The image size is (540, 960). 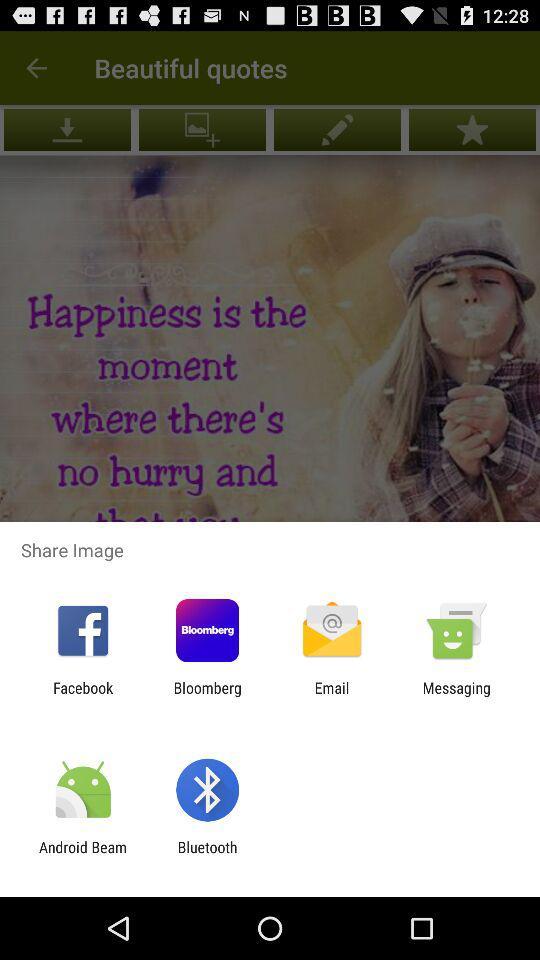 What do you see at coordinates (82, 696) in the screenshot?
I see `app next to bloomberg item` at bounding box center [82, 696].